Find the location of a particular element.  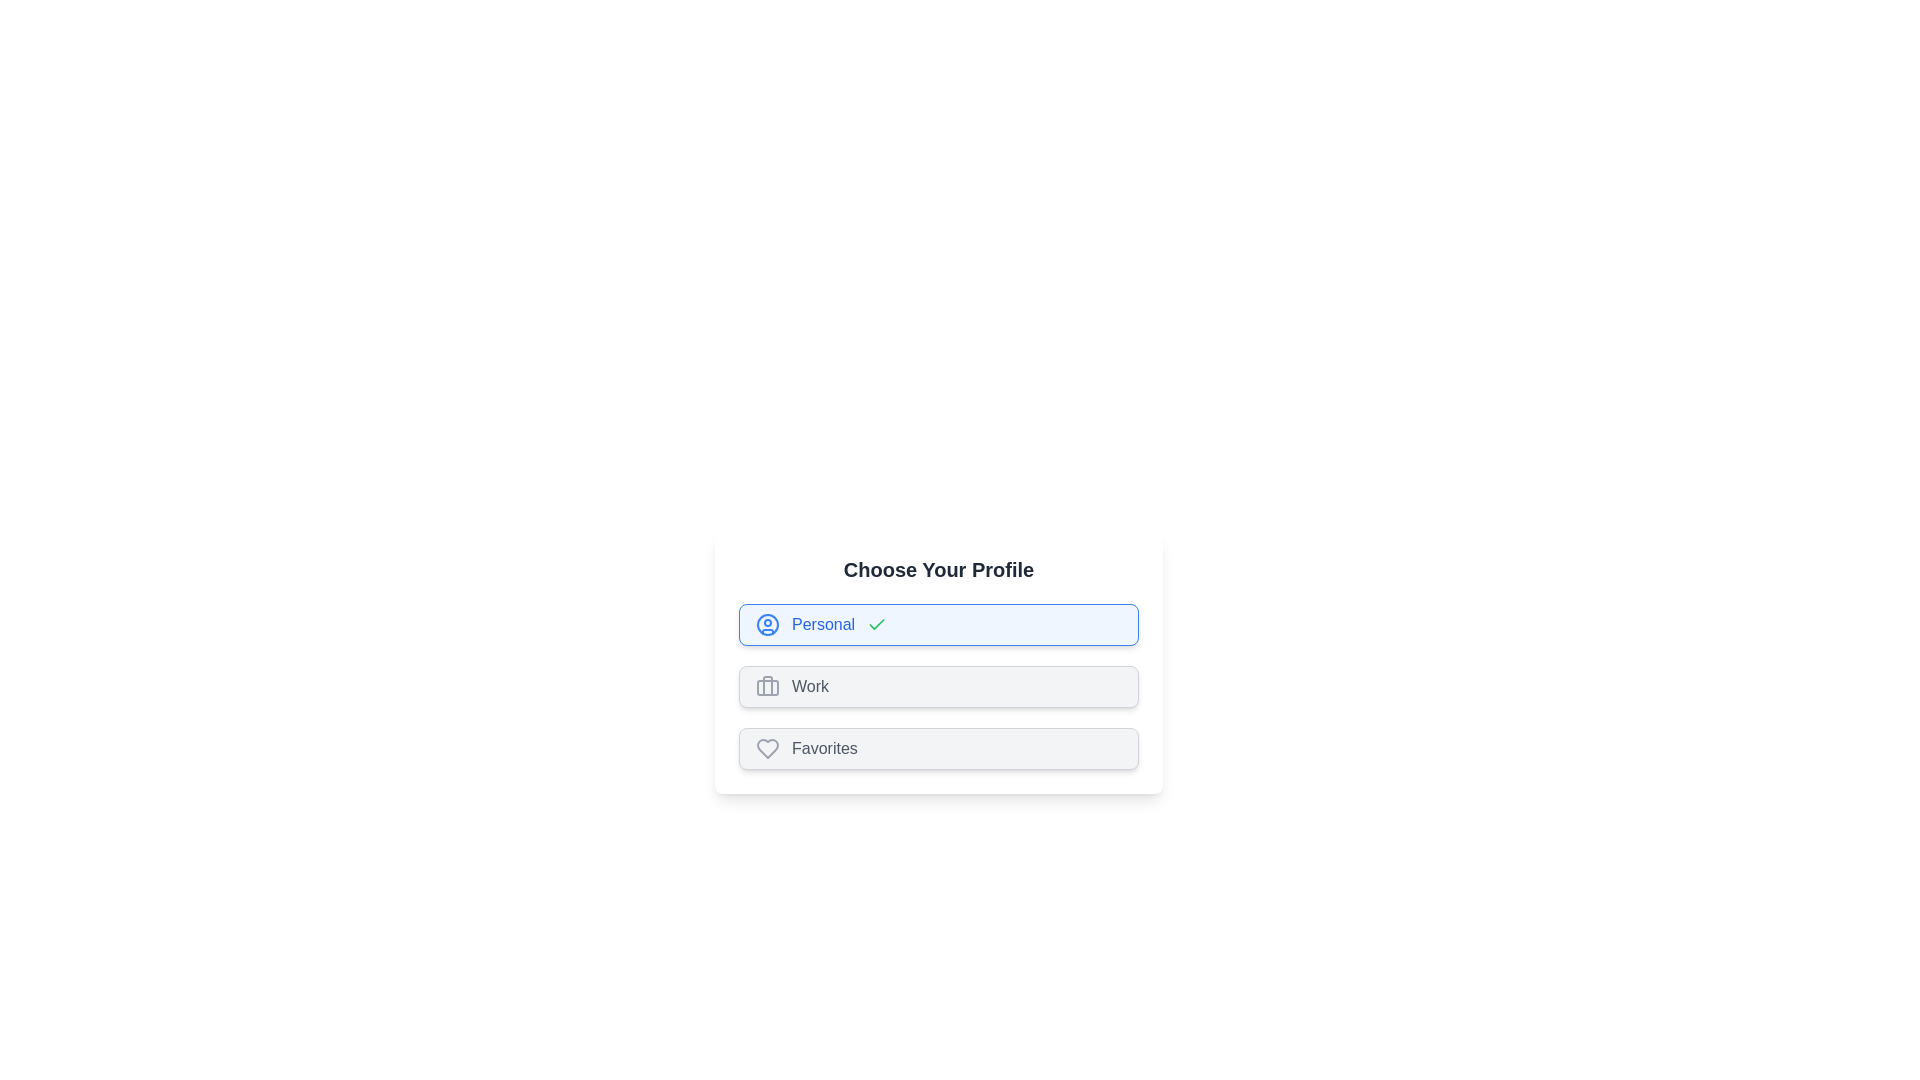

the profile chip labeled Work is located at coordinates (938, 685).